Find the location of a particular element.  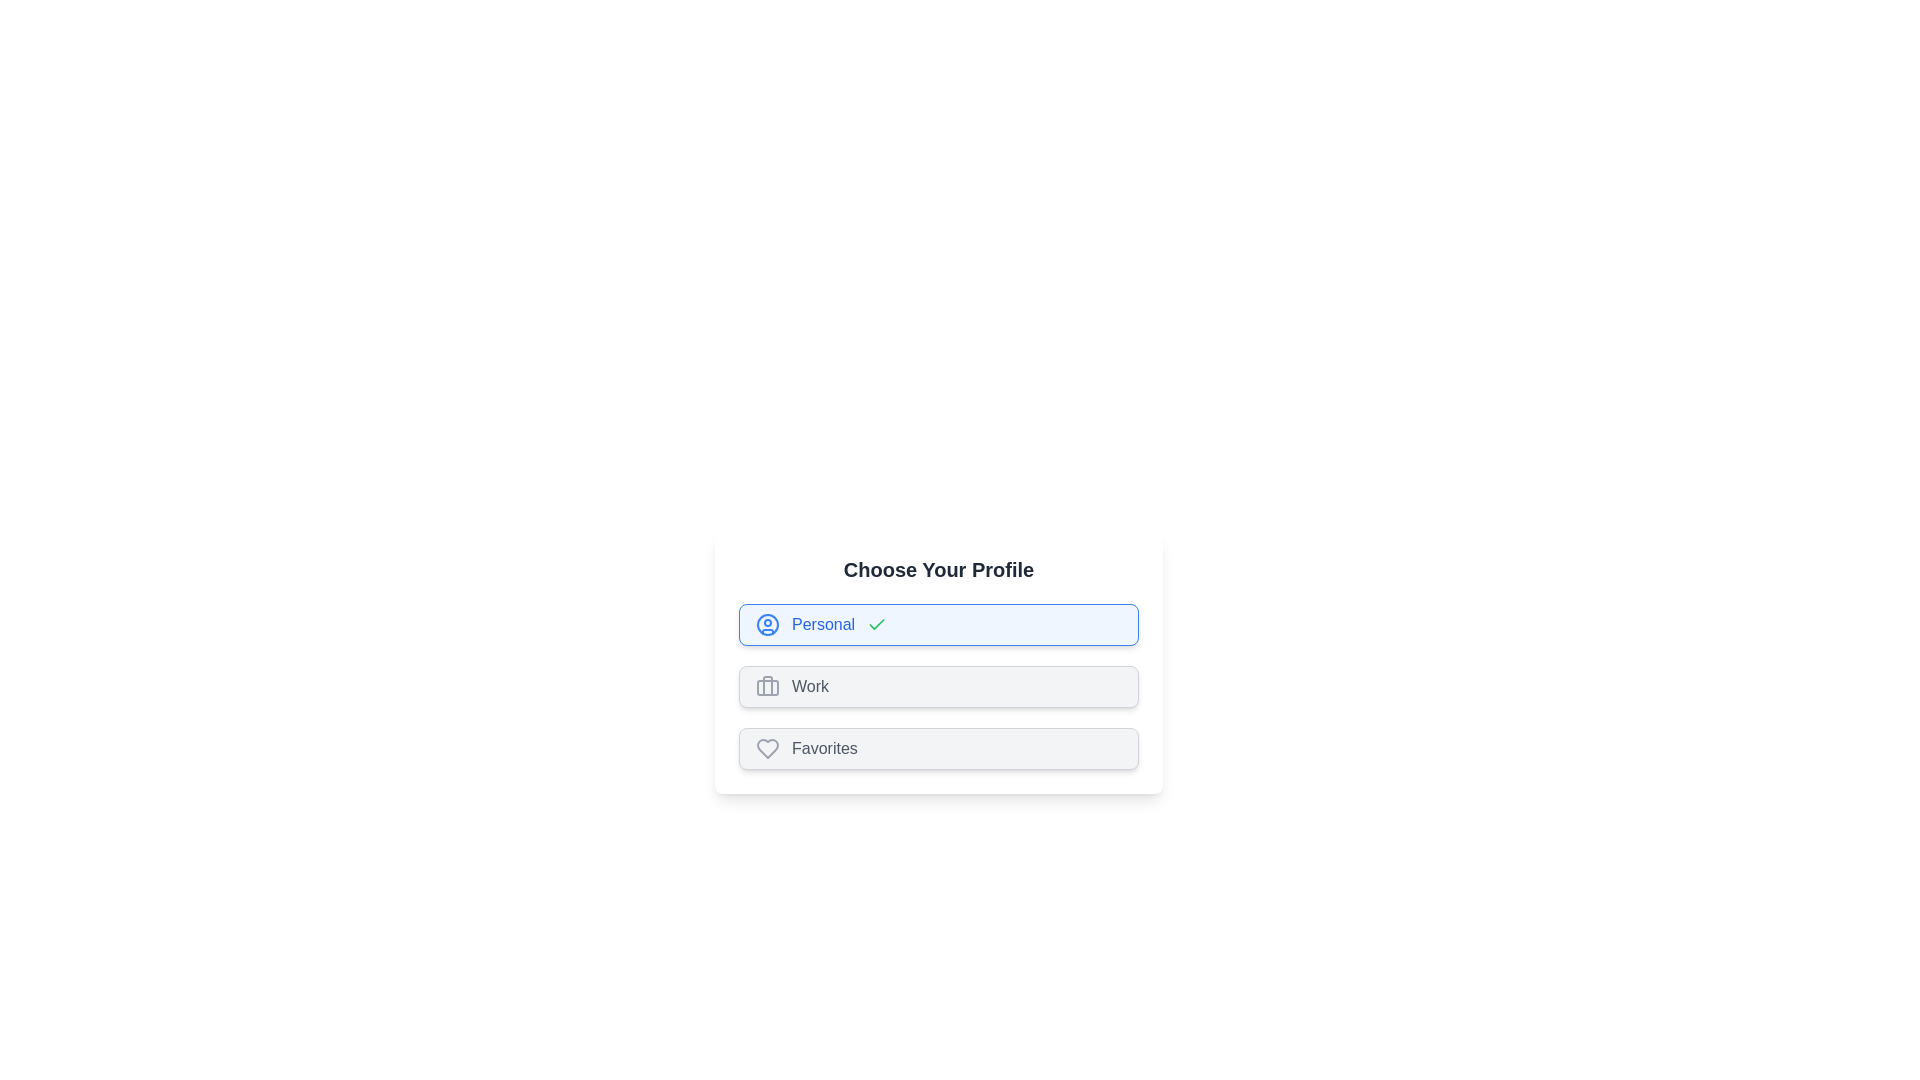

the profile chip labeled Work is located at coordinates (938, 685).